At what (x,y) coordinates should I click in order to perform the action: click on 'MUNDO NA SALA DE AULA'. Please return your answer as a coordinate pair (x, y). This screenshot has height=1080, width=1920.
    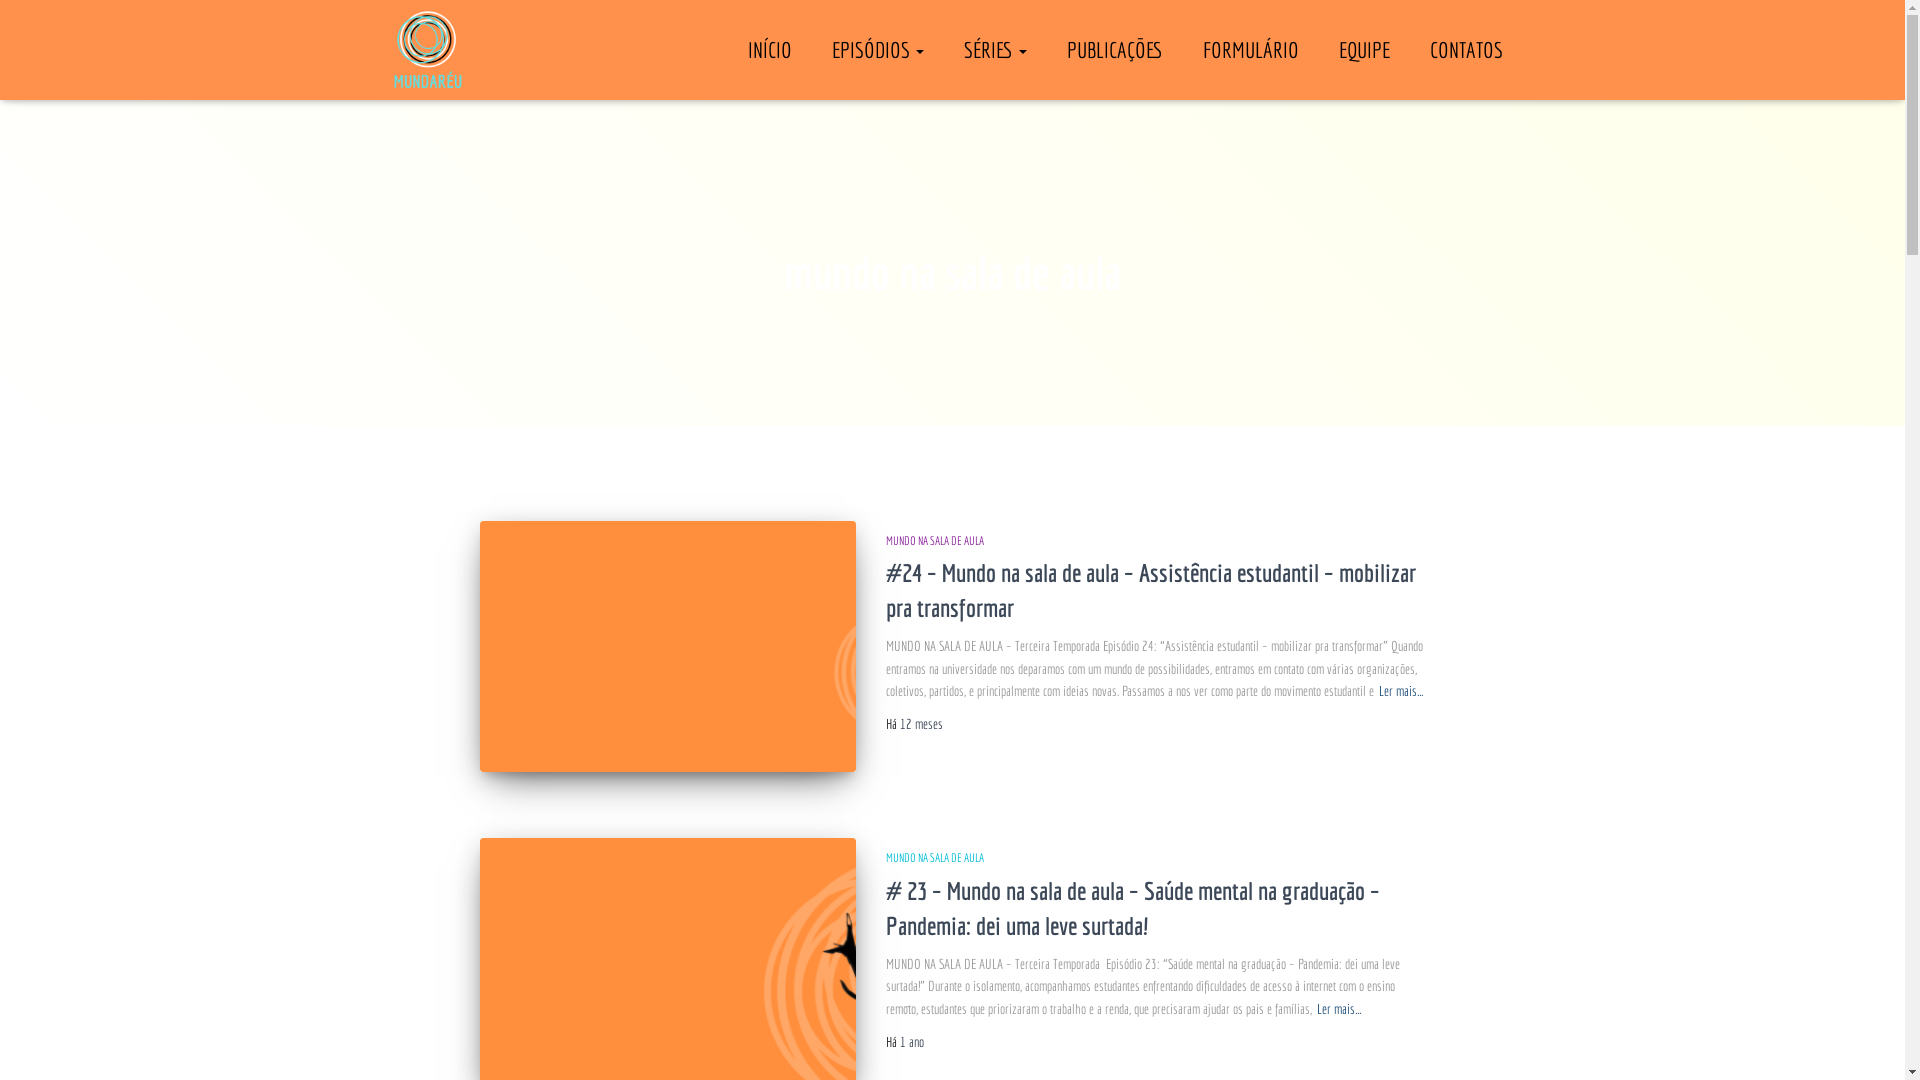
    Looking at the image, I should click on (934, 856).